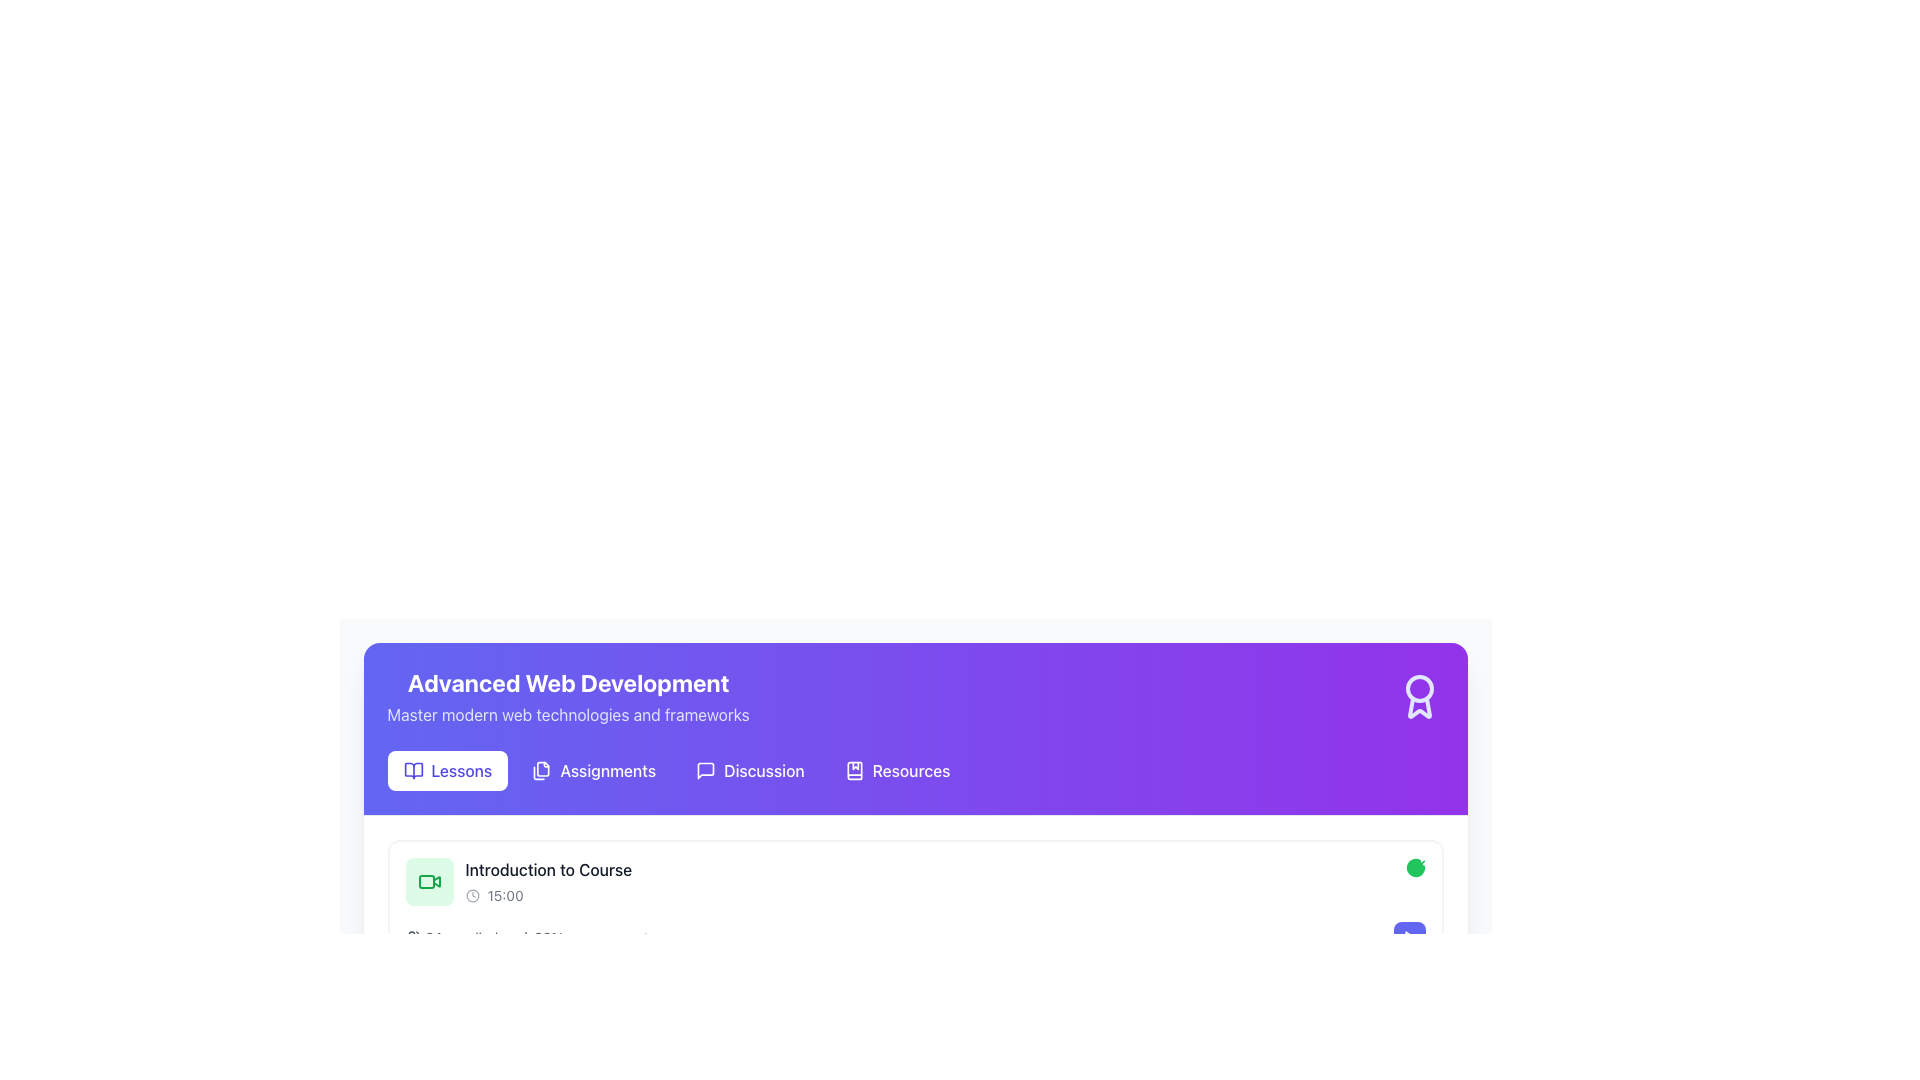 This screenshot has width=1920, height=1080. What do you see at coordinates (1418, 696) in the screenshot?
I see `the decorative SVG icon located in the top-right corner of the 'Advanced Web Development' banner` at bounding box center [1418, 696].